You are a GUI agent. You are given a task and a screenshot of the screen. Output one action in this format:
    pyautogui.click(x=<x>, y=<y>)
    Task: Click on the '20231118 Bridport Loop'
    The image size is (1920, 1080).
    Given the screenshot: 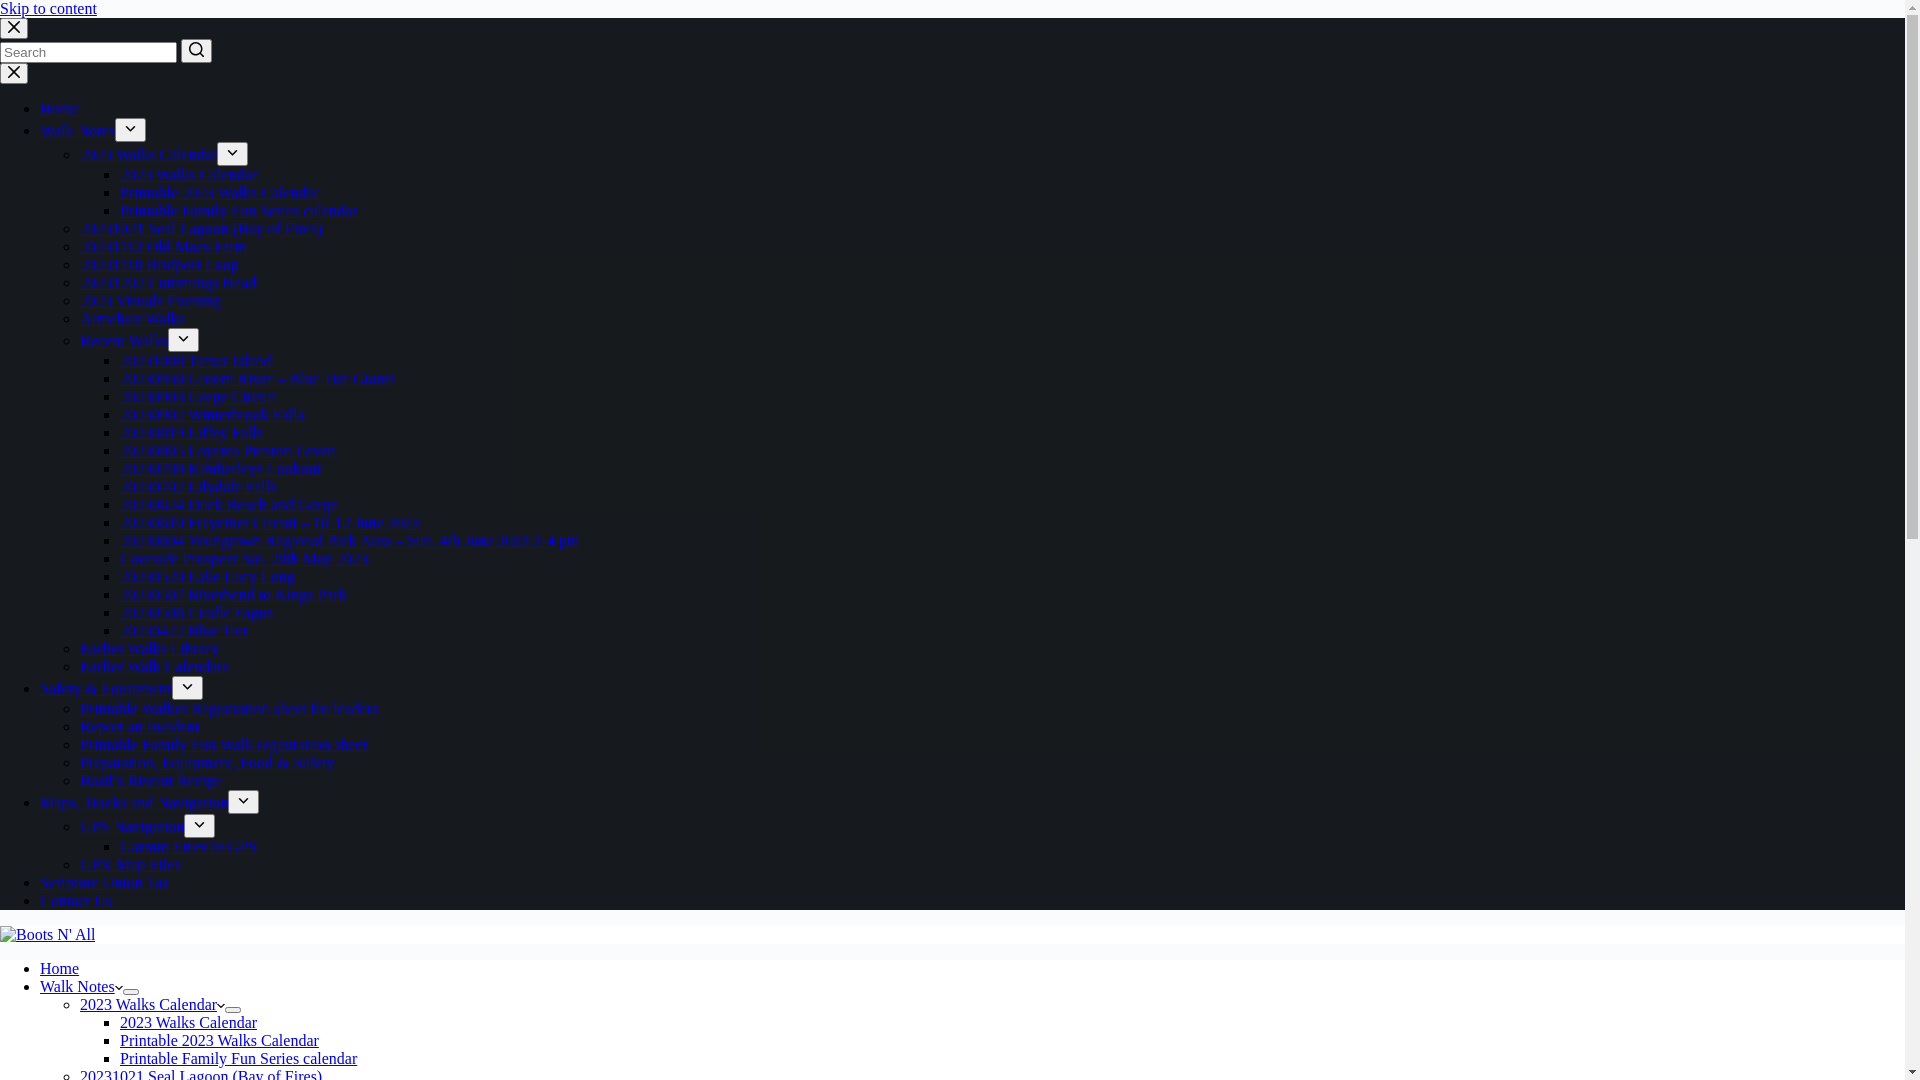 What is the action you would take?
    pyautogui.click(x=158, y=263)
    